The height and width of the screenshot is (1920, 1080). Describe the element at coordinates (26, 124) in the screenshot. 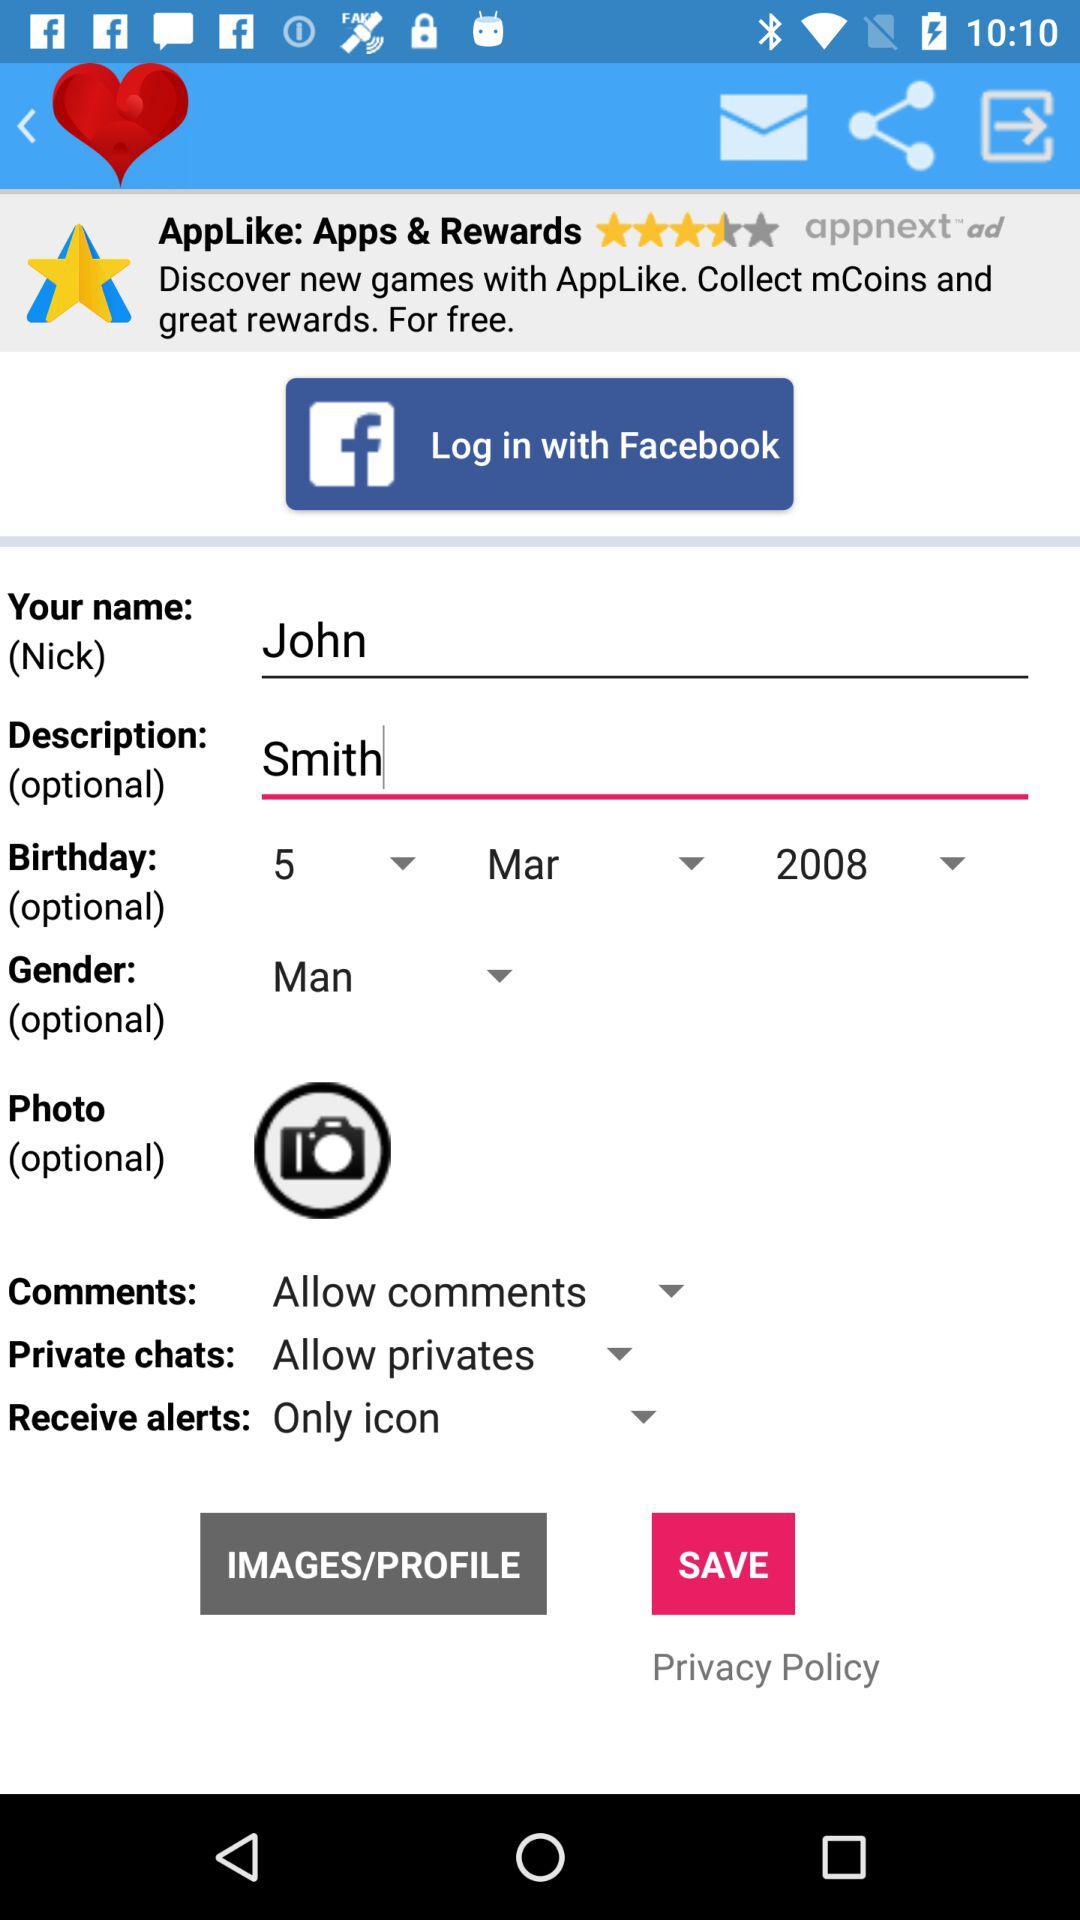

I see `go back` at that location.